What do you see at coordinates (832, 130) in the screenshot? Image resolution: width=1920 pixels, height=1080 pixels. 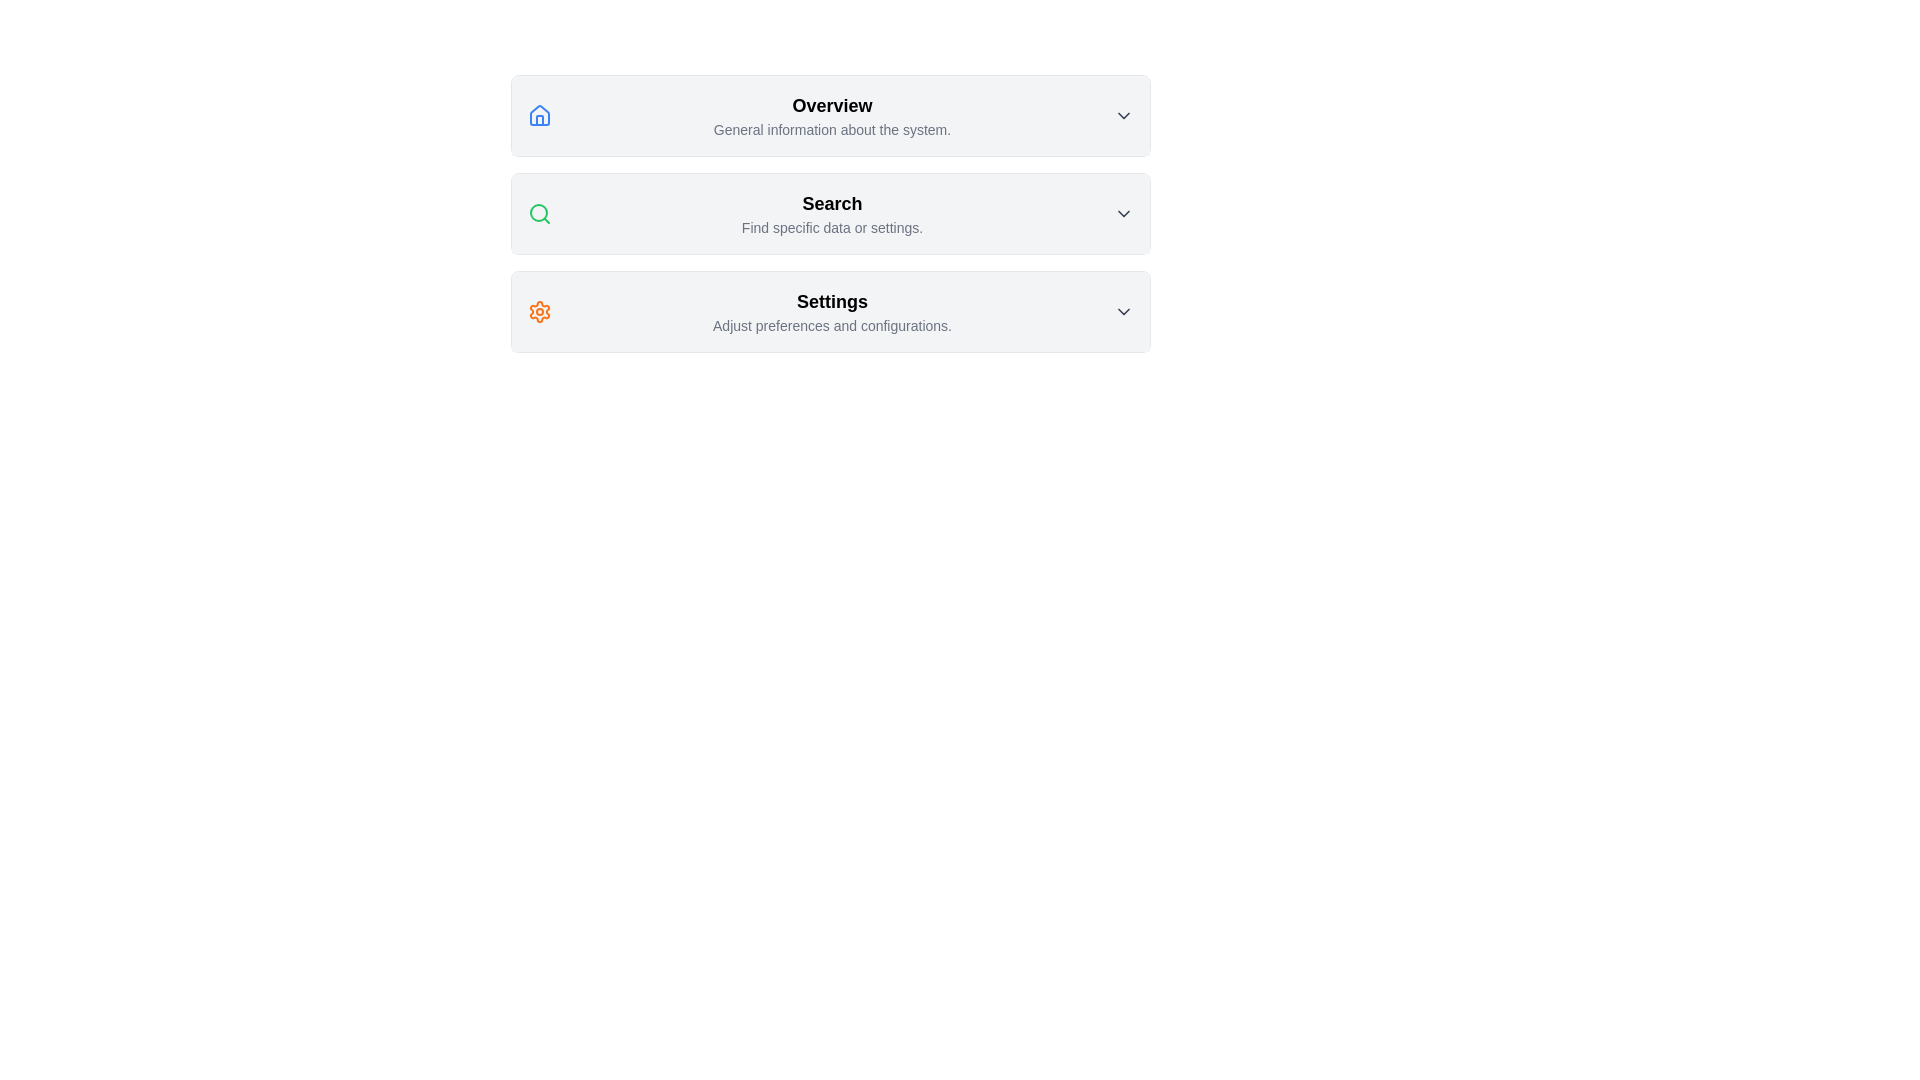 I see `the Text Display element located in the 'Overview' section, directly below the title 'Overview.'` at bounding box center [832, 130].